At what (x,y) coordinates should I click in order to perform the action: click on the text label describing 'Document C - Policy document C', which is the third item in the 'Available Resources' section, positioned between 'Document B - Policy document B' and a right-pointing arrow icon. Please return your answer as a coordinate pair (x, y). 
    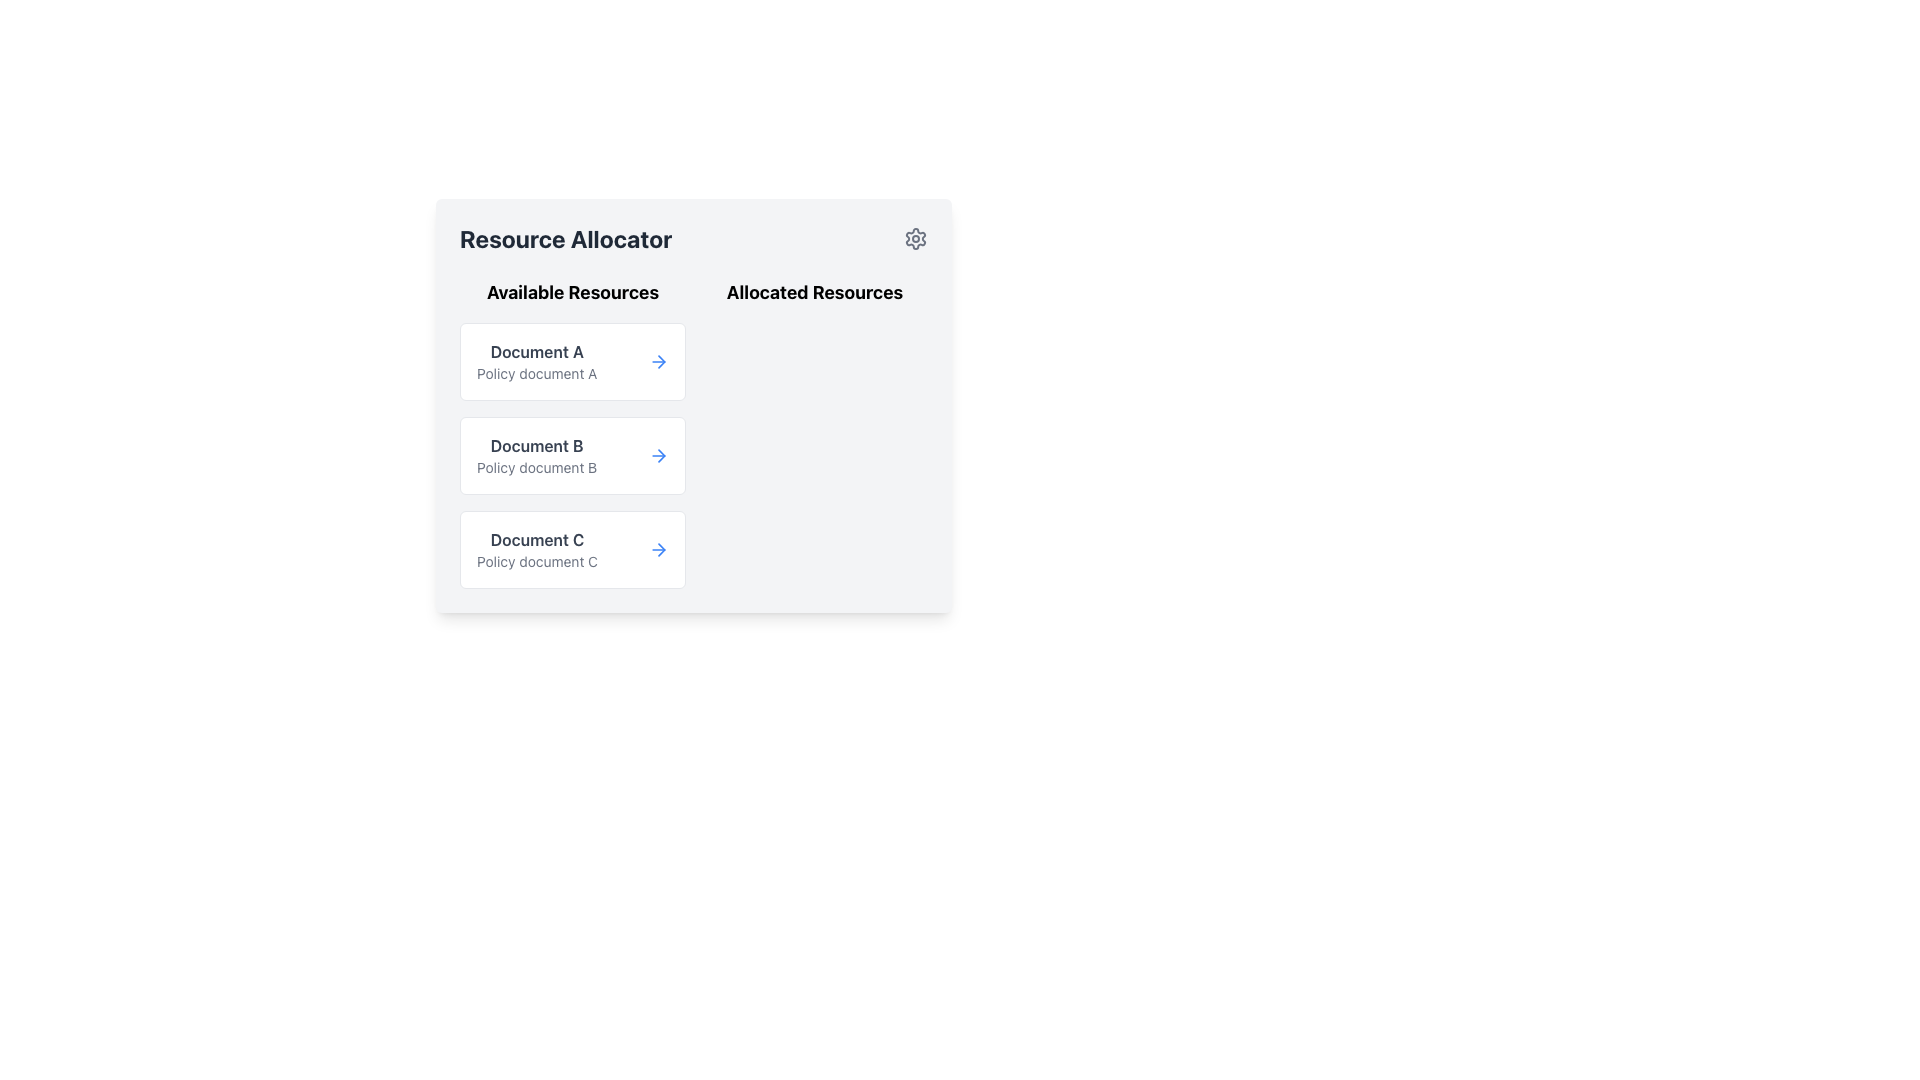
    Looking at the image, I should click on (537, 550).